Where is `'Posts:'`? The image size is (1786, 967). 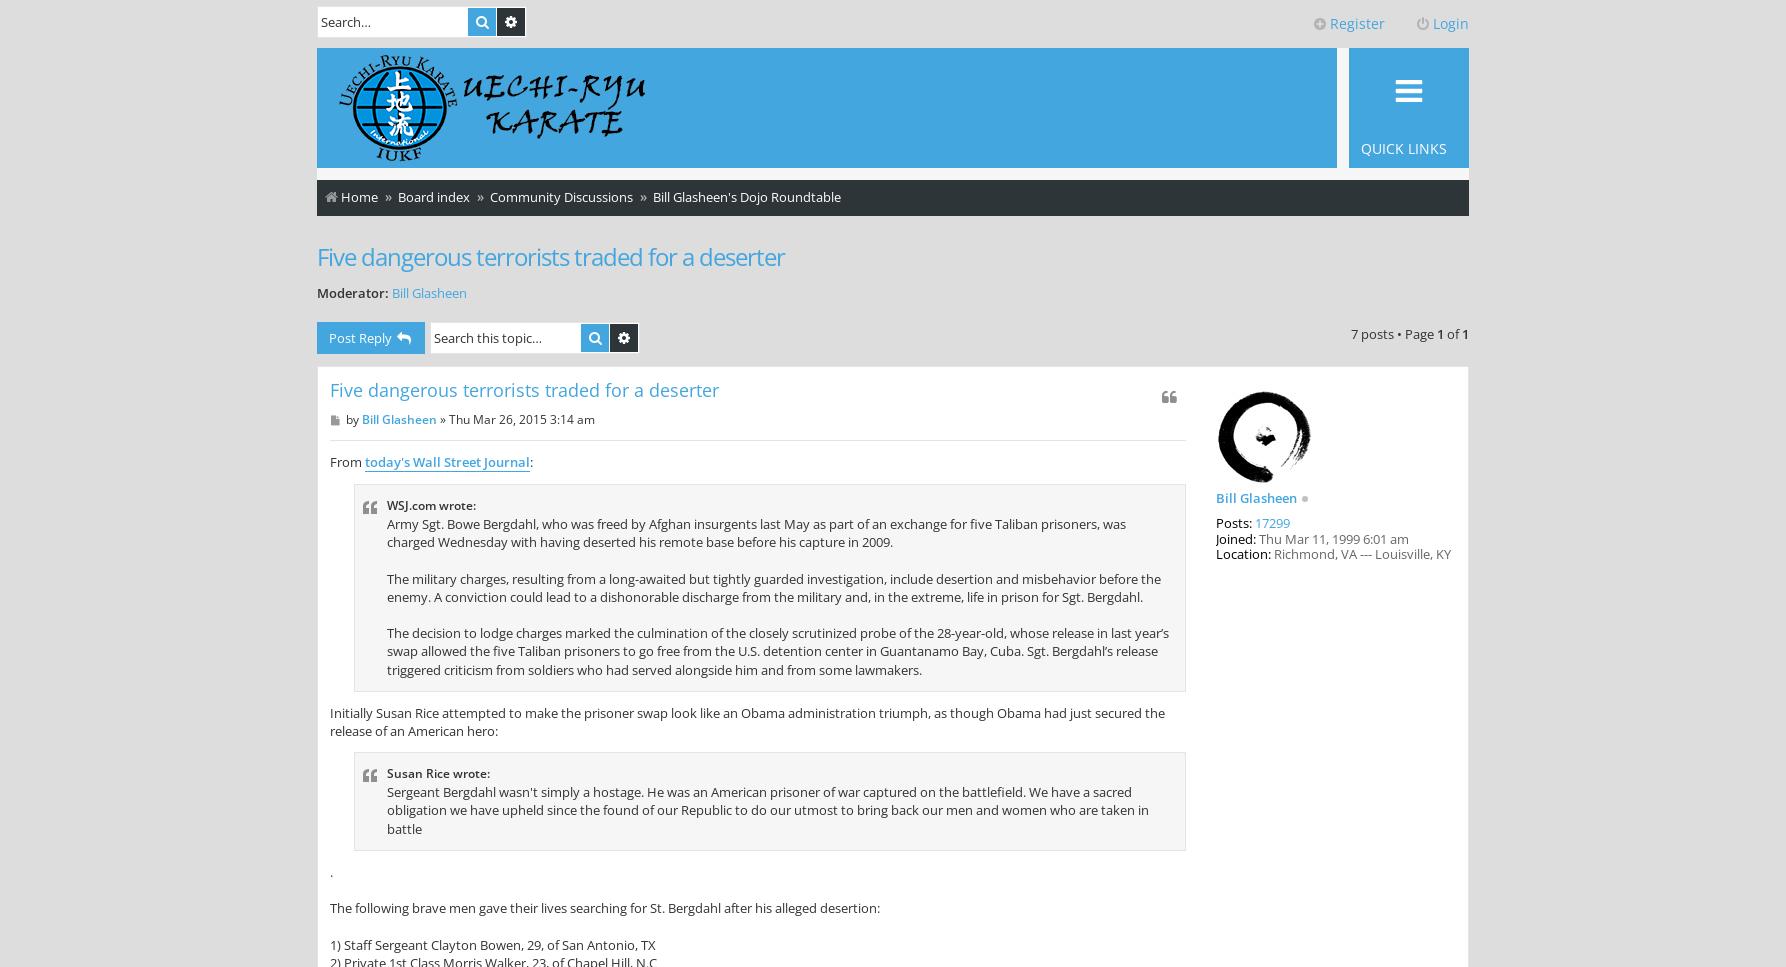
'Posts:' is located at coordinates (1233, 522).